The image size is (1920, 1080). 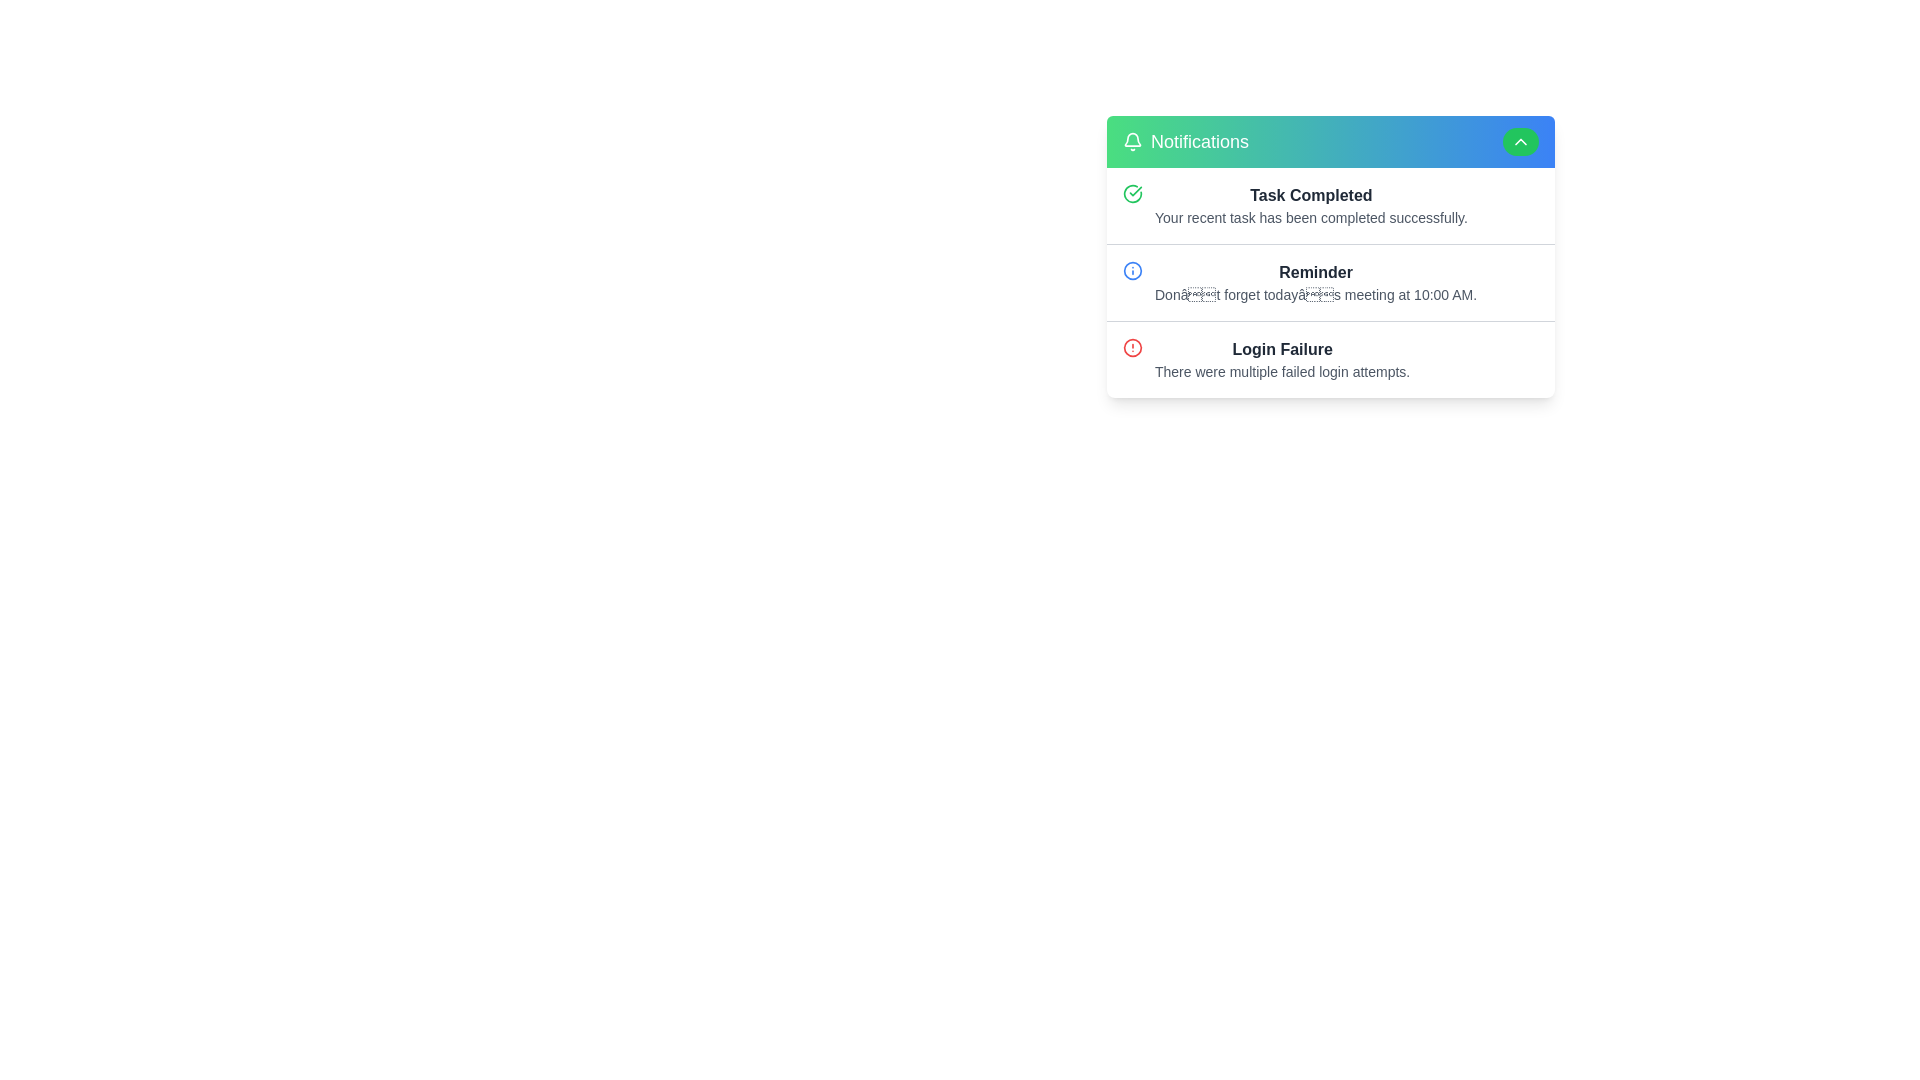 What do you see at coordinates (1282, 349) in the screenshot?
I see `the Text Header indicating the login failure notification to copy its text` at bounding box center [1282, 349].